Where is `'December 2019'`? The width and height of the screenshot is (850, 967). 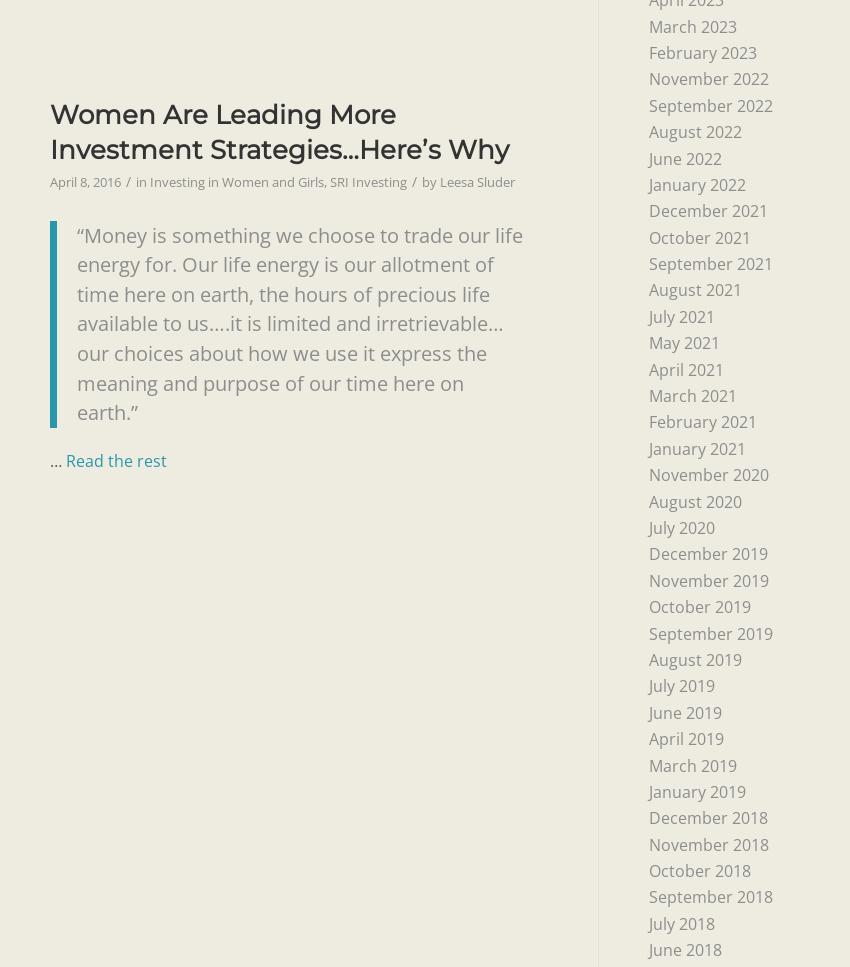 'December 2019' is located at coordinates (706, 553).